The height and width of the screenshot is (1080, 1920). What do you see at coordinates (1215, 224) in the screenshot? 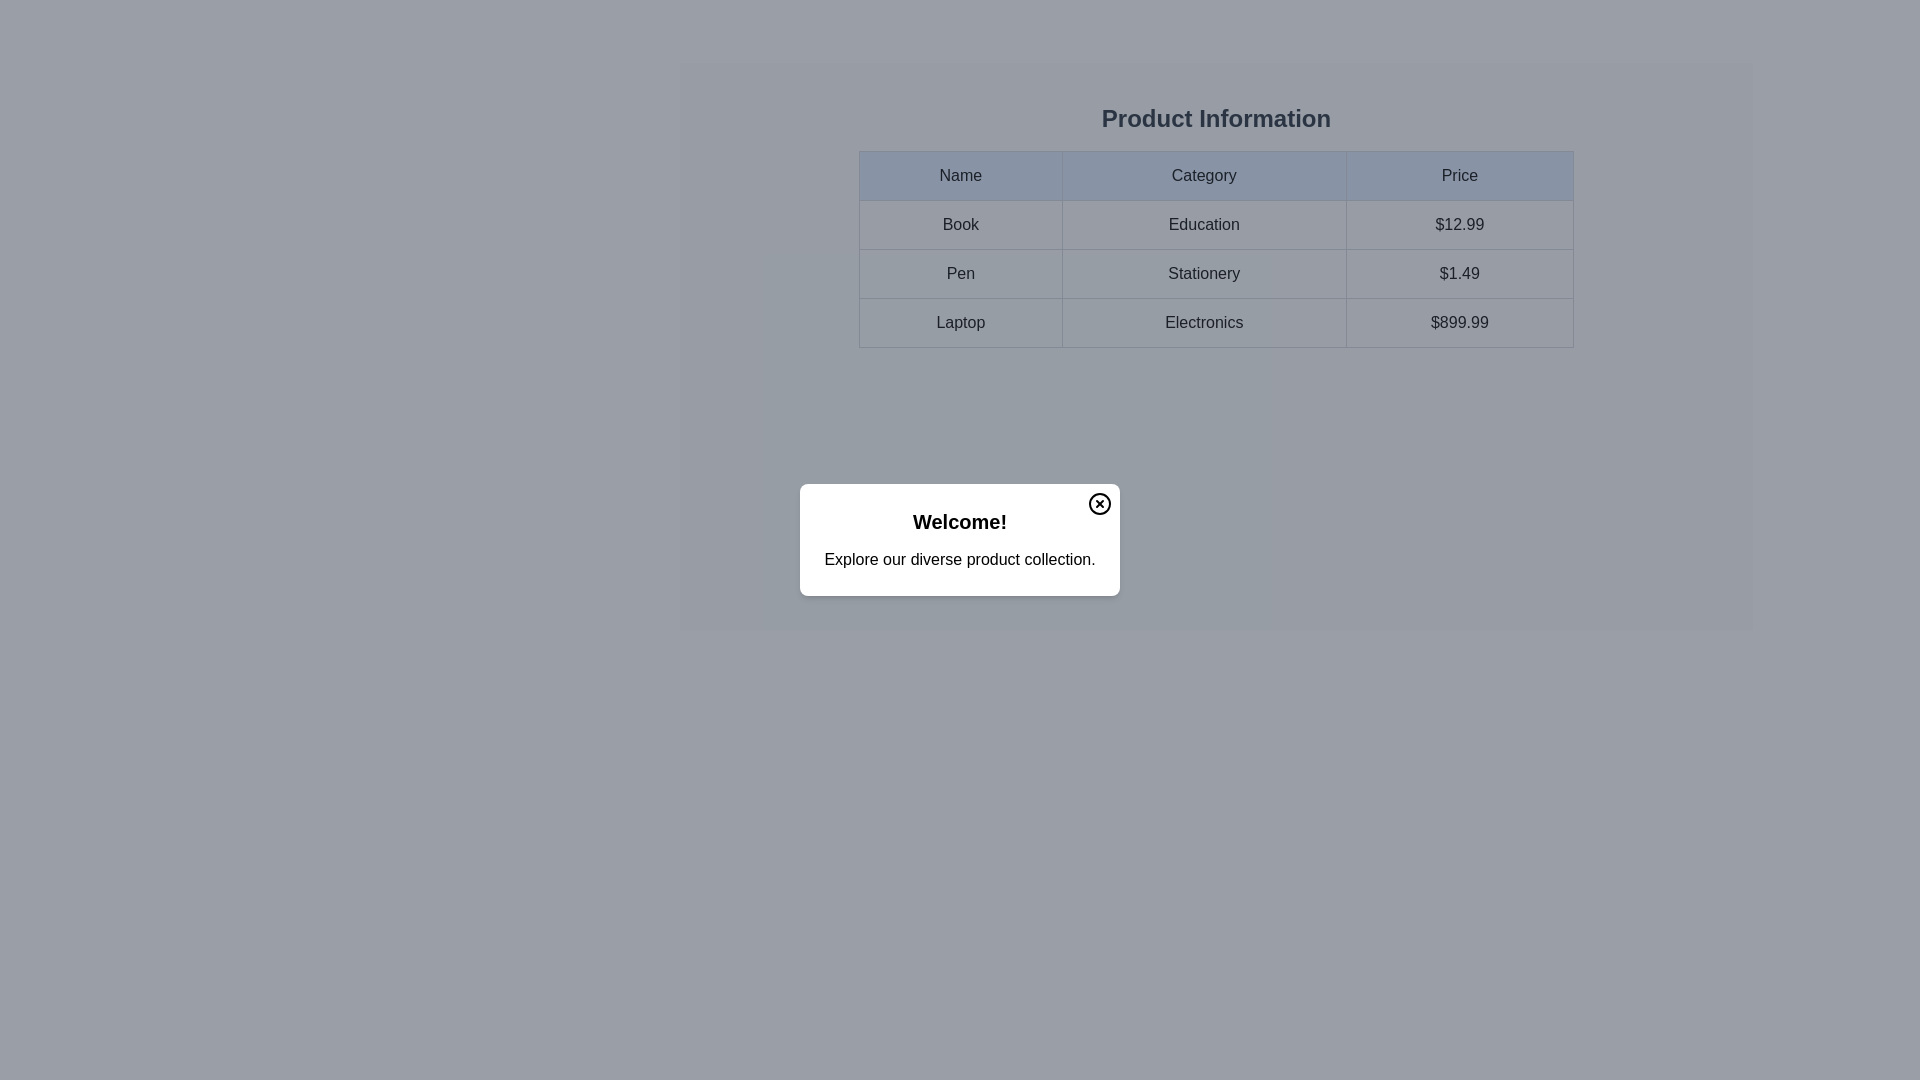
I see `the first table row of the 'Product Information' table` at bounding box center [1215, 224].